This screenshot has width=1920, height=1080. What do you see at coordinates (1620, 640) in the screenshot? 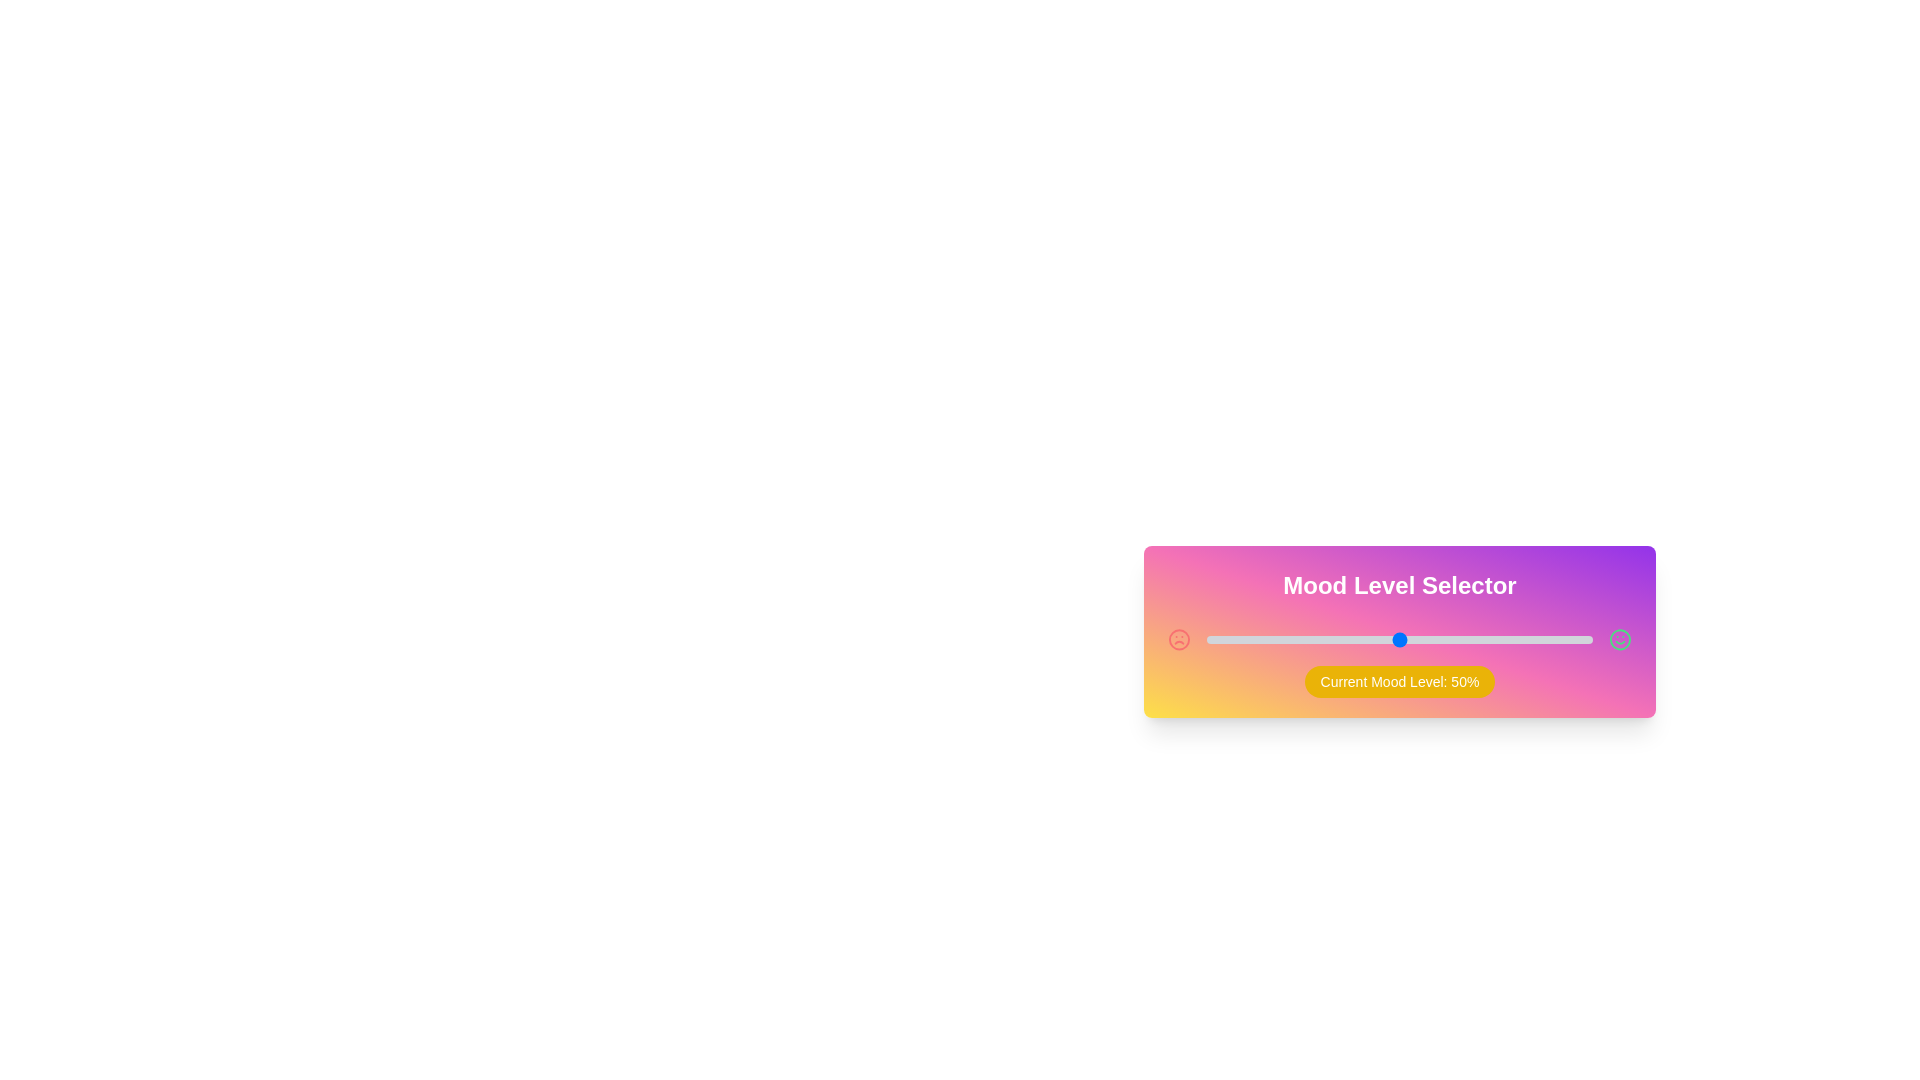
I see `the happy face icon to select it` at bounding box center [1620, 640].